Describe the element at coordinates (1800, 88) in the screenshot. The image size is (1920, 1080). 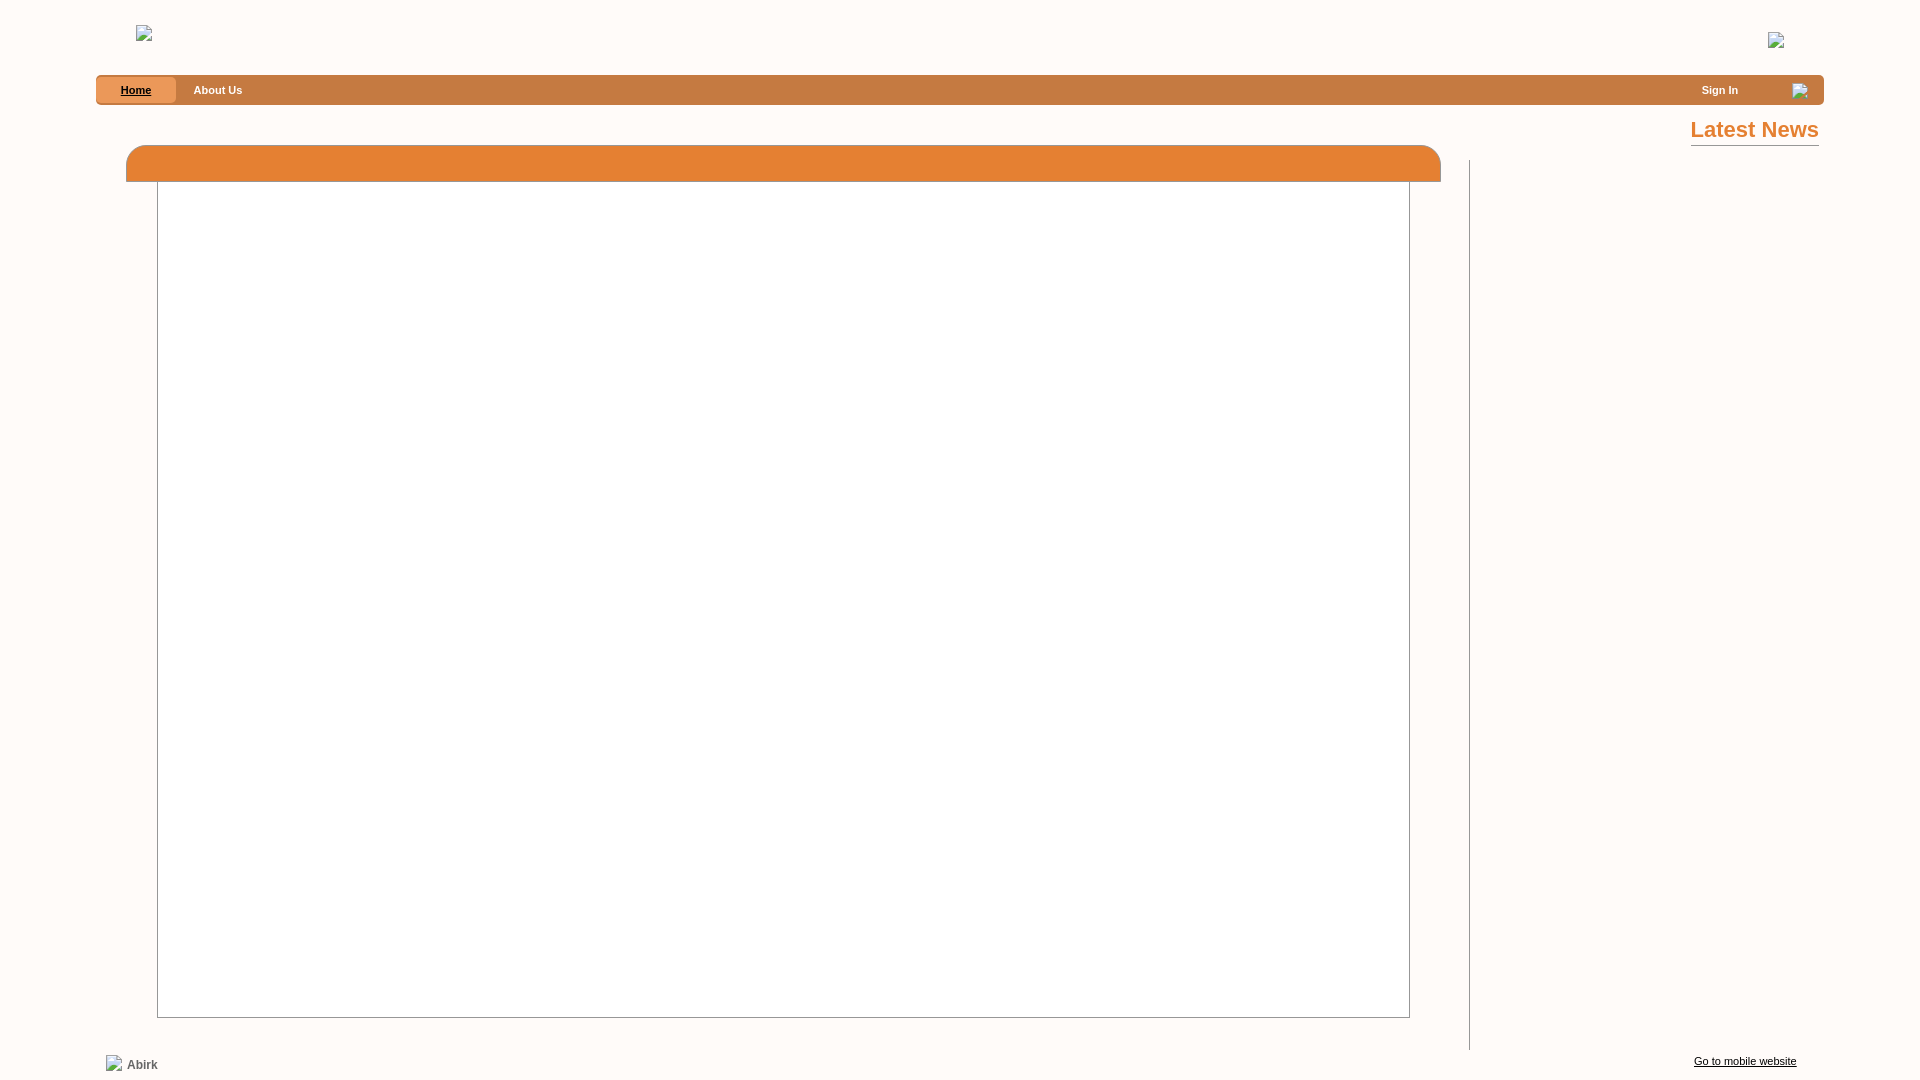
I see `'0'` at that location.